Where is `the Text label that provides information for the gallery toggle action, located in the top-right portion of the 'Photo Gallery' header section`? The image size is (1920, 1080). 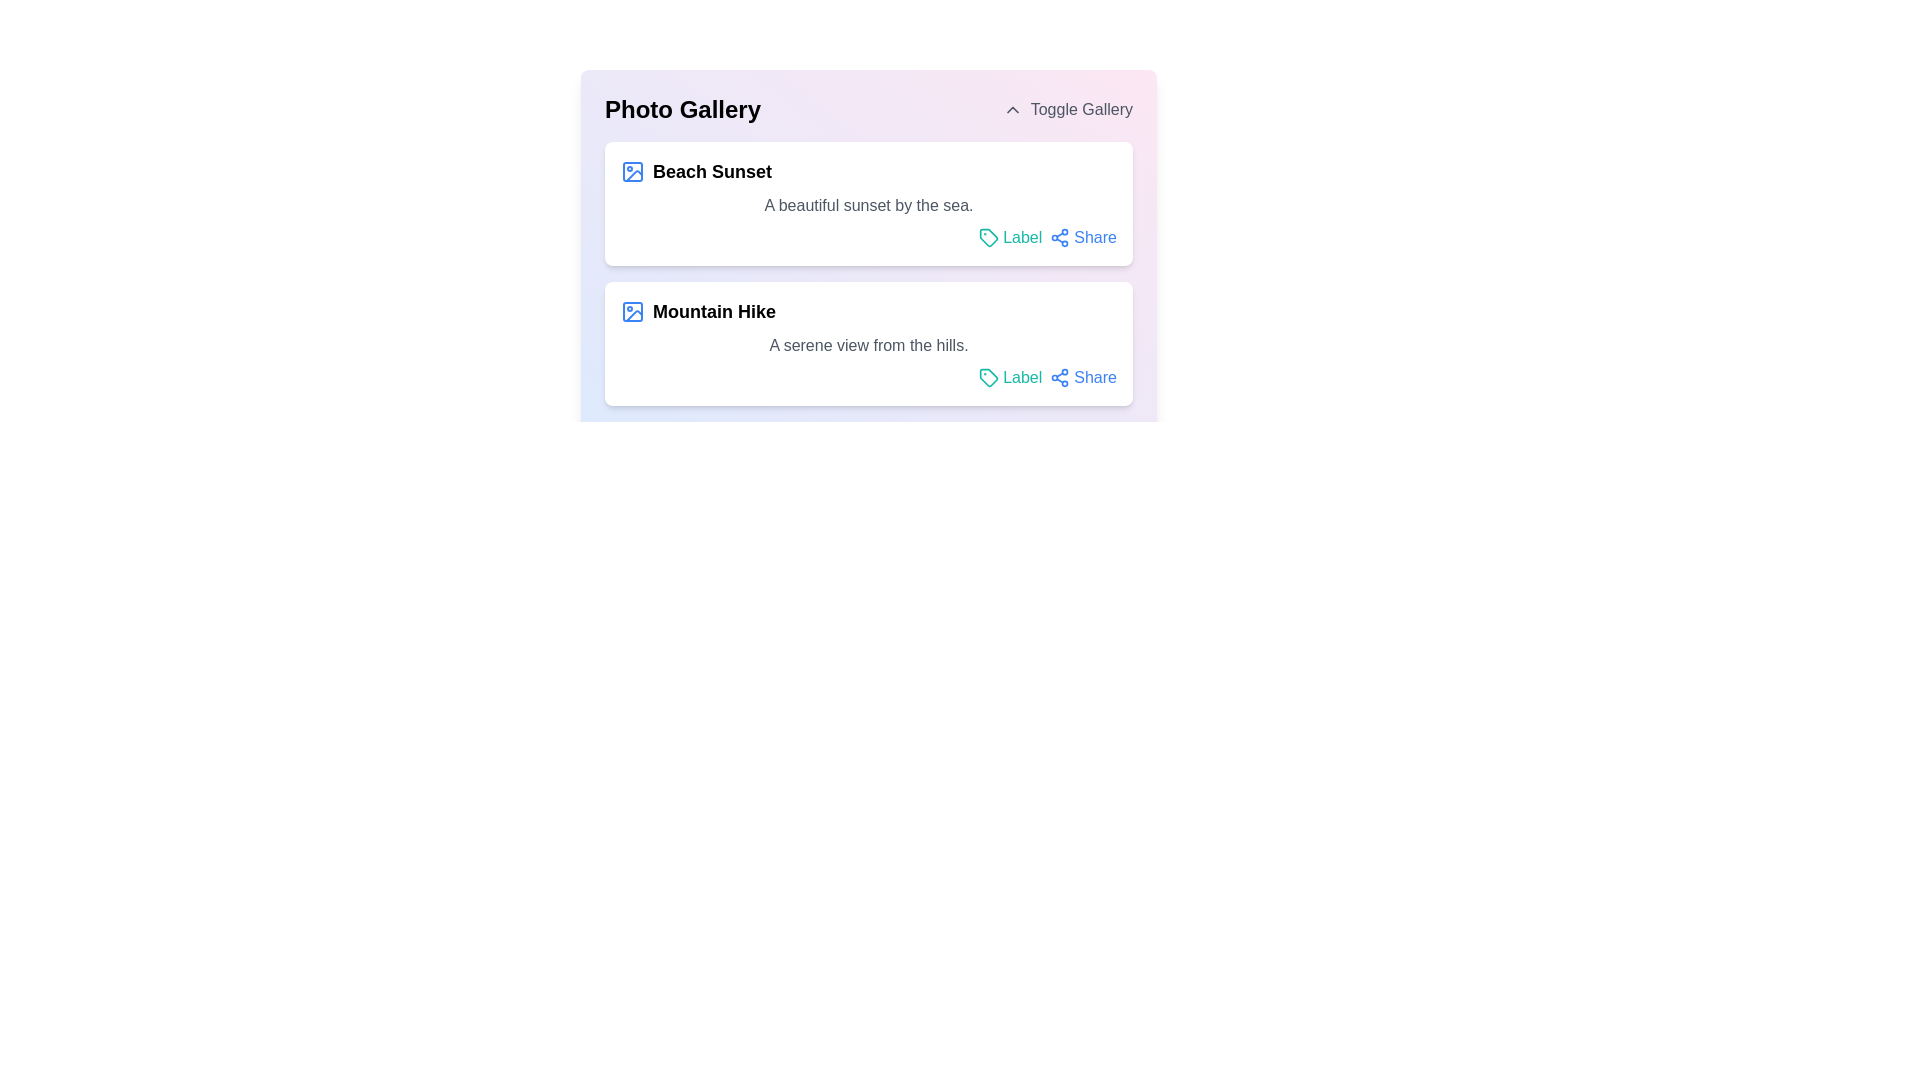 the Text label that provides information for the gallery toggle action, located in the top-right portion of the 'Photo Gallery' header section is located at coordinates (1080, 110).